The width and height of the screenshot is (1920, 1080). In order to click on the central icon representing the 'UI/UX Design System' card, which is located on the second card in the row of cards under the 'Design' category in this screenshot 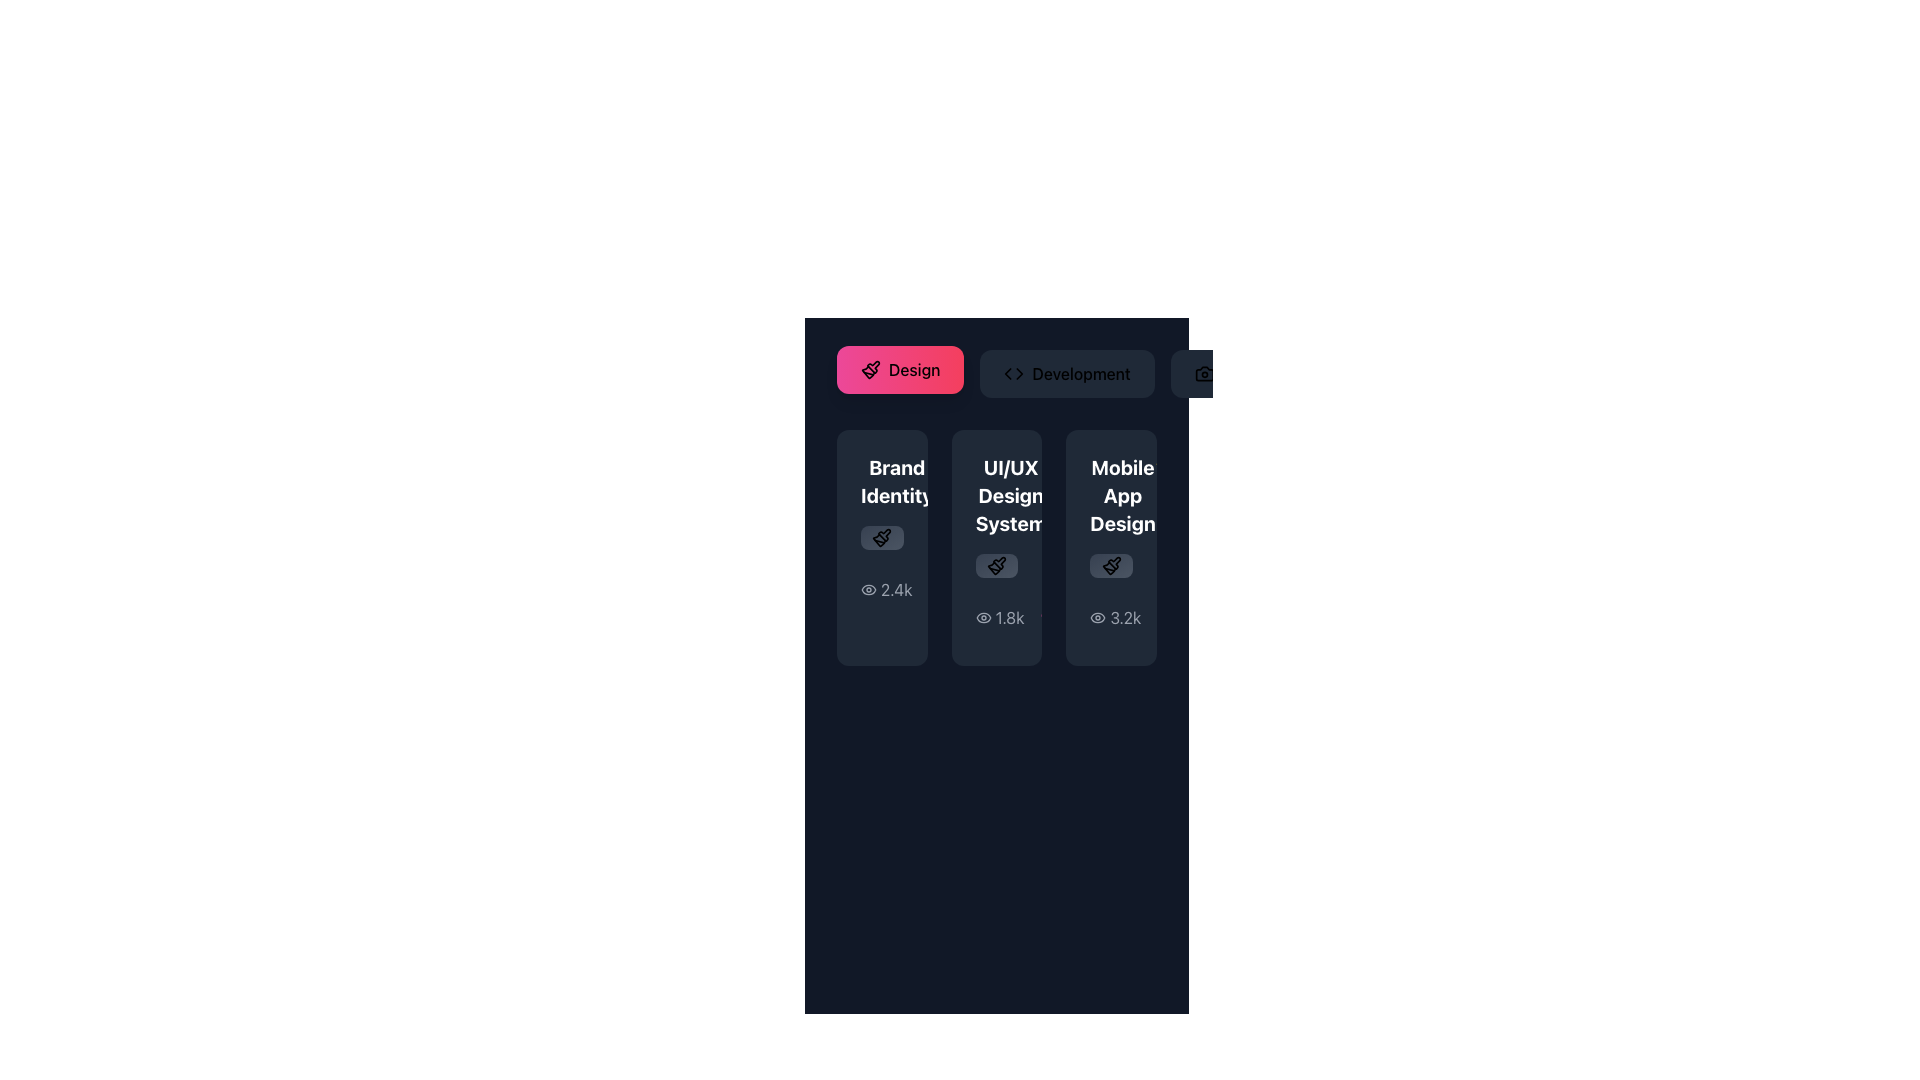, I will do `click(999, 563)`.